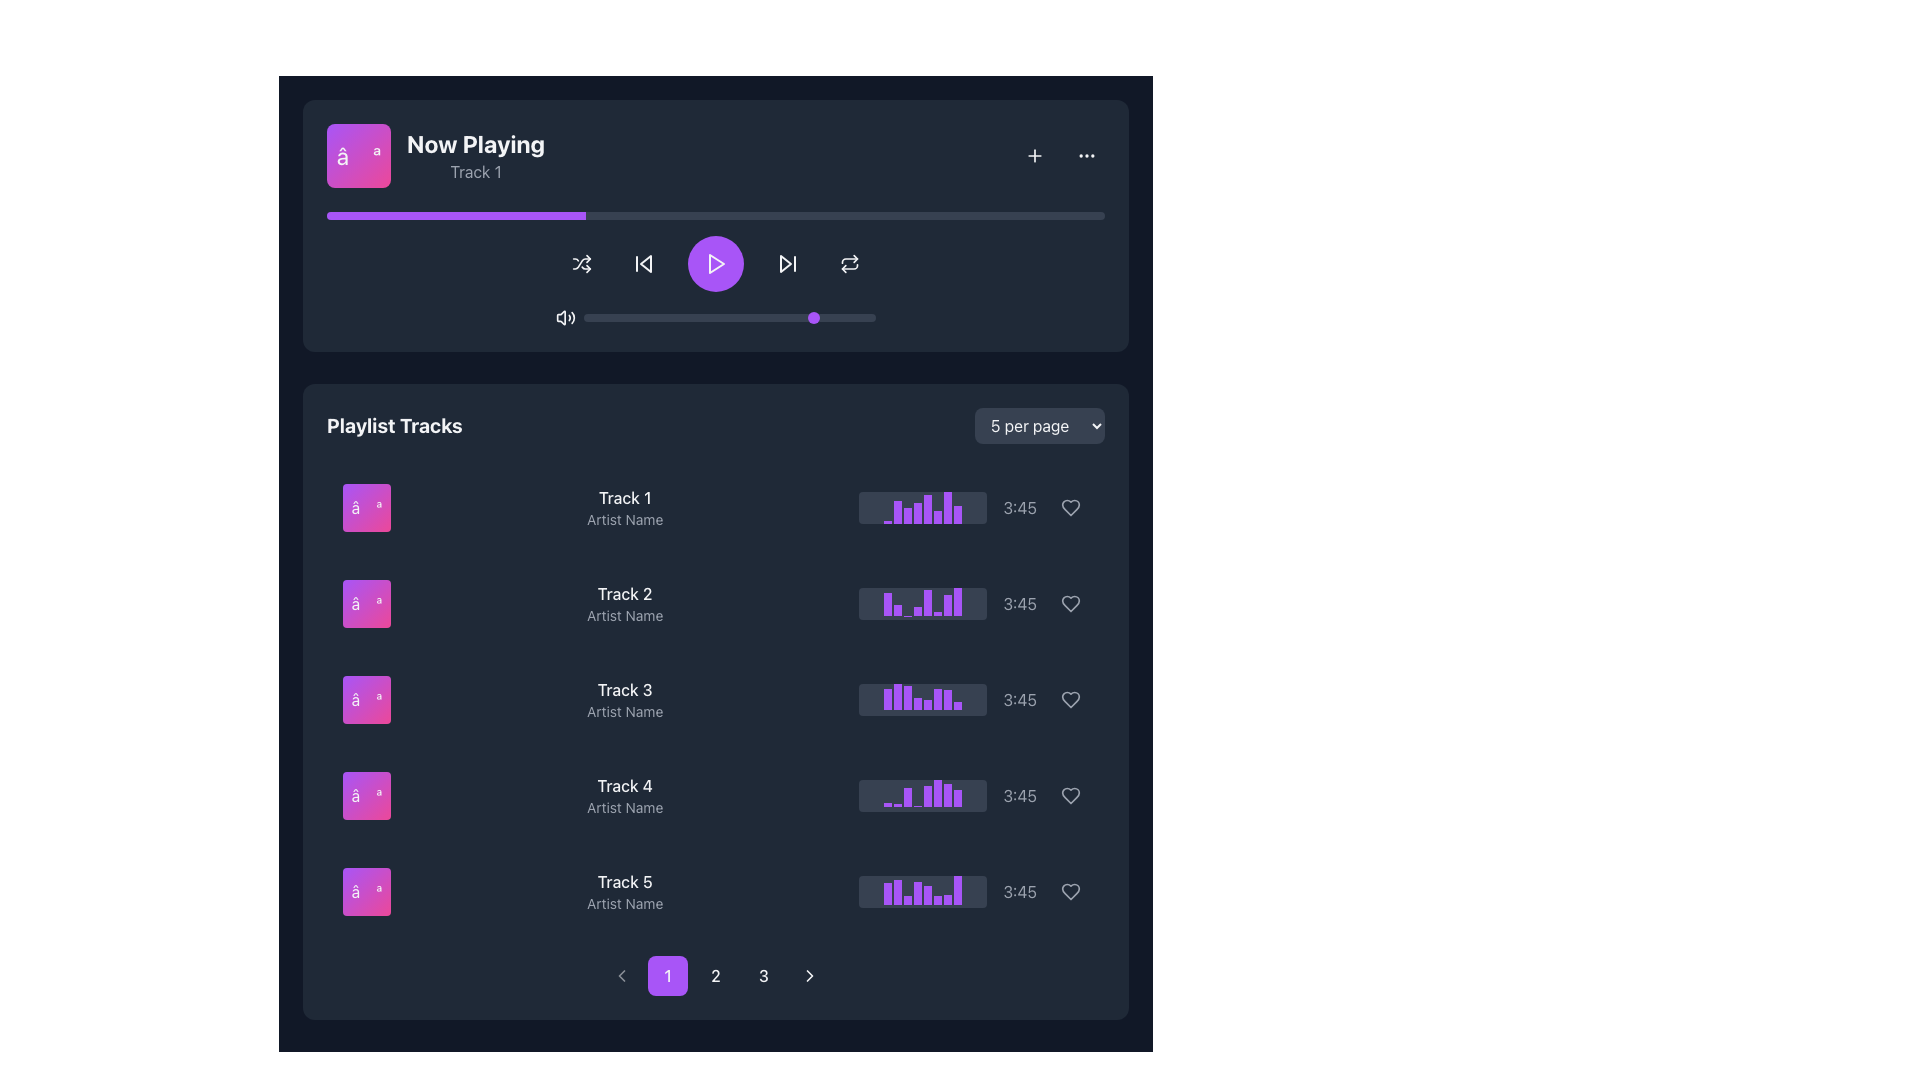  I want to click on the text block containing 'Track 1' in bold and 'Artist Name' in smaller gray text, located in the central-left area of the track list interface under the 'Playlist Tracks' heading, so click(624, 507).